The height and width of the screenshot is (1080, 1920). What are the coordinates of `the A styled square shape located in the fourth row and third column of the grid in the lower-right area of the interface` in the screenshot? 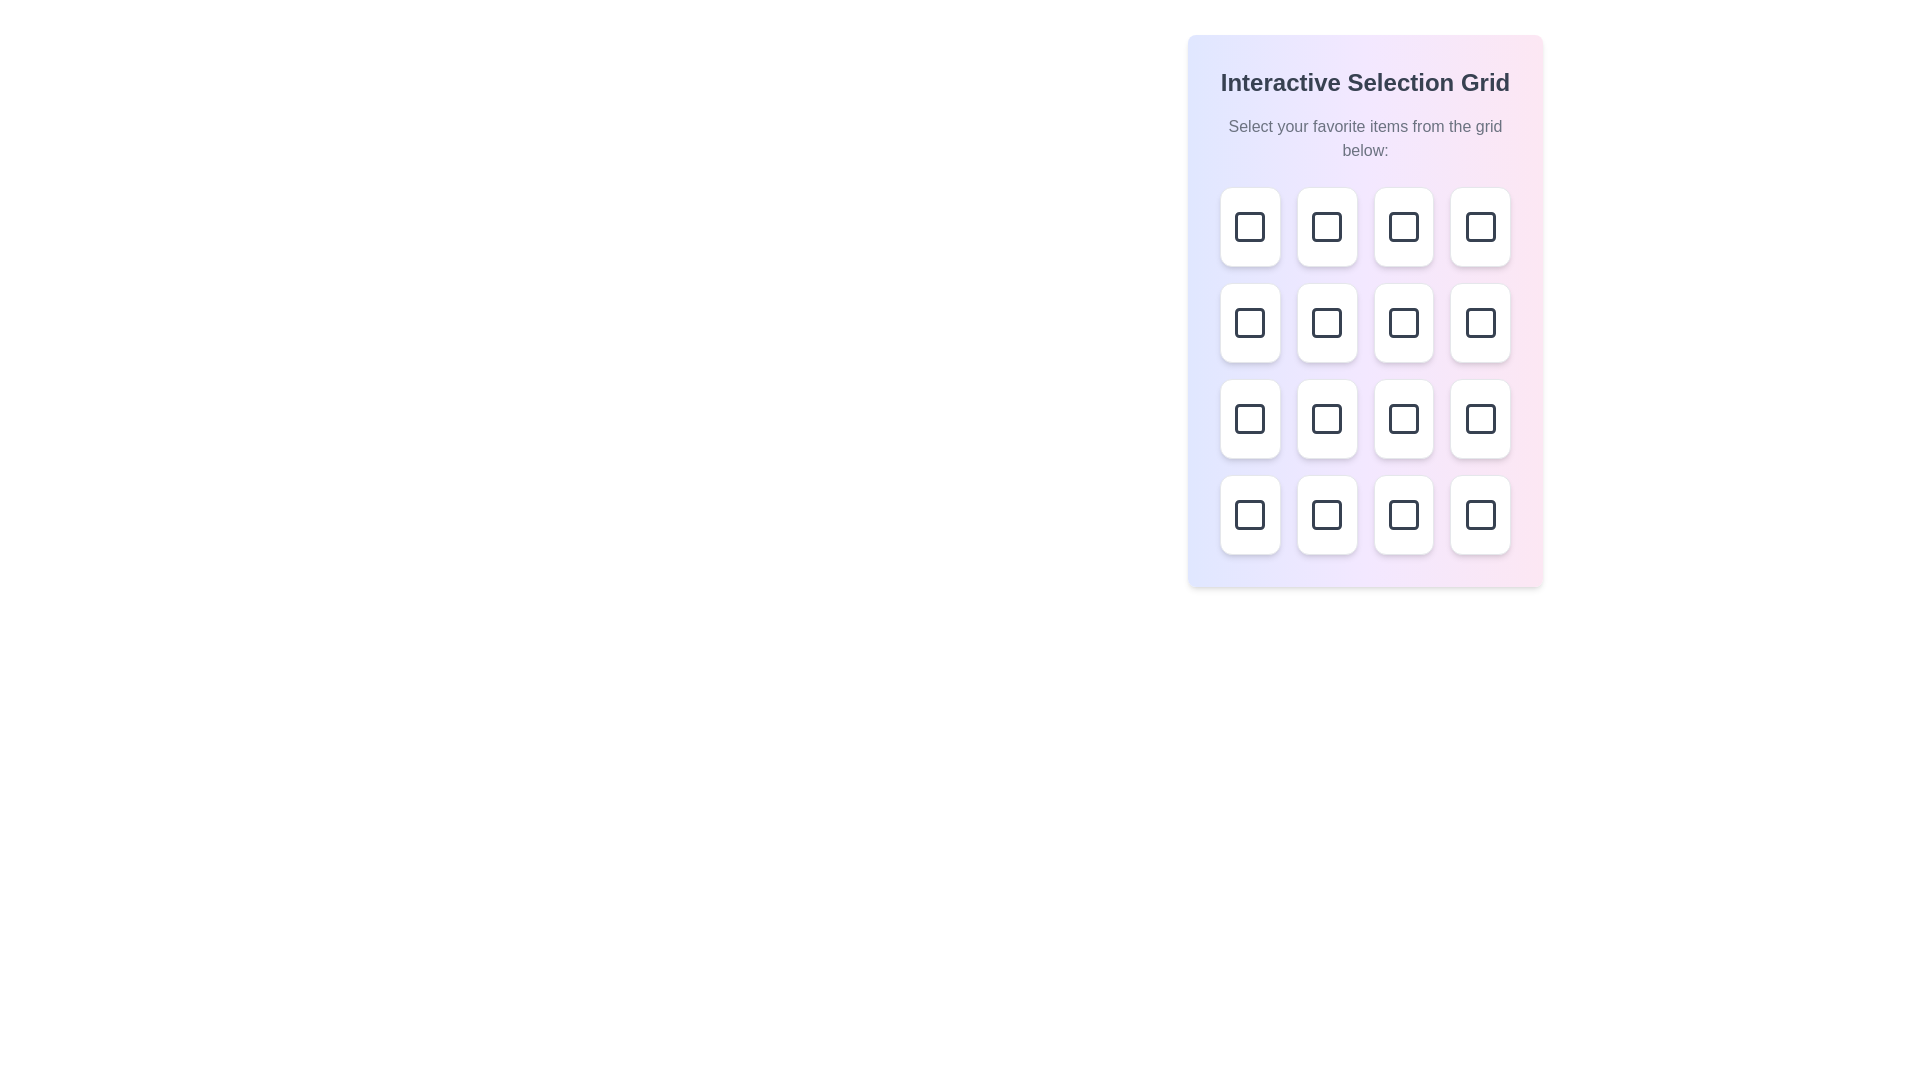 It's located at (1327, 514).